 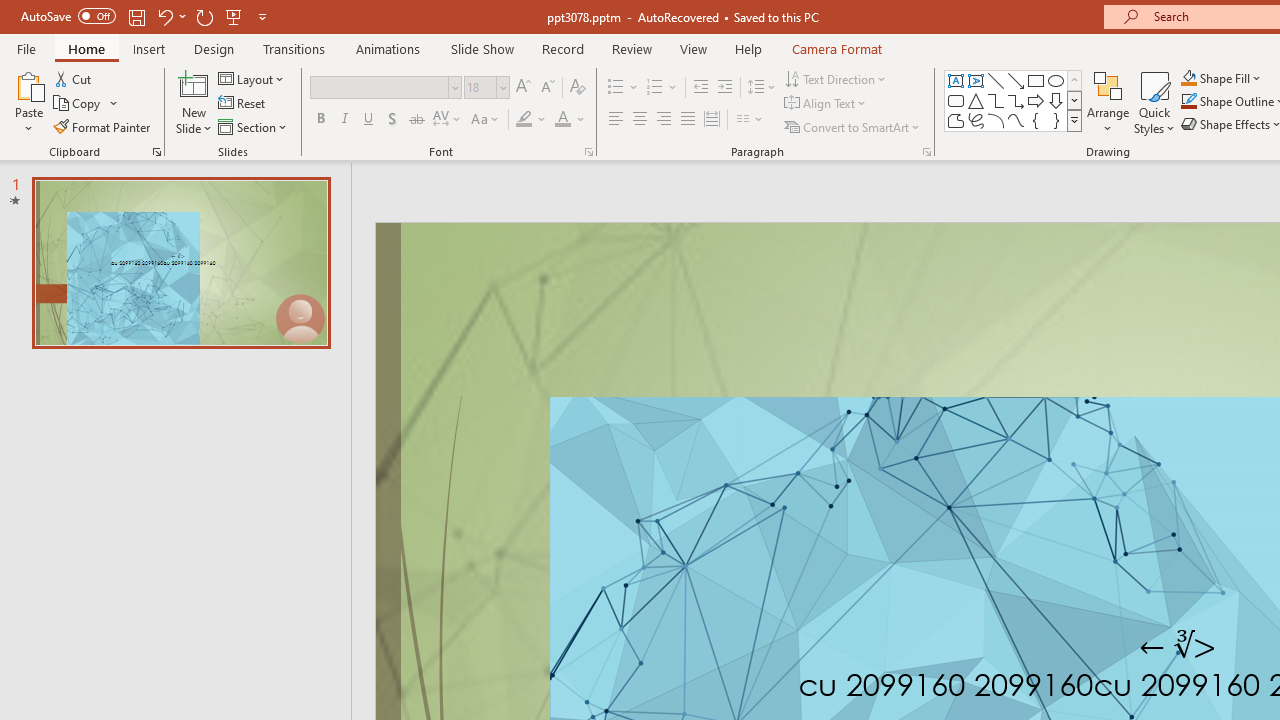 I want to click on 'Distributed', so click(x=712, y=119).